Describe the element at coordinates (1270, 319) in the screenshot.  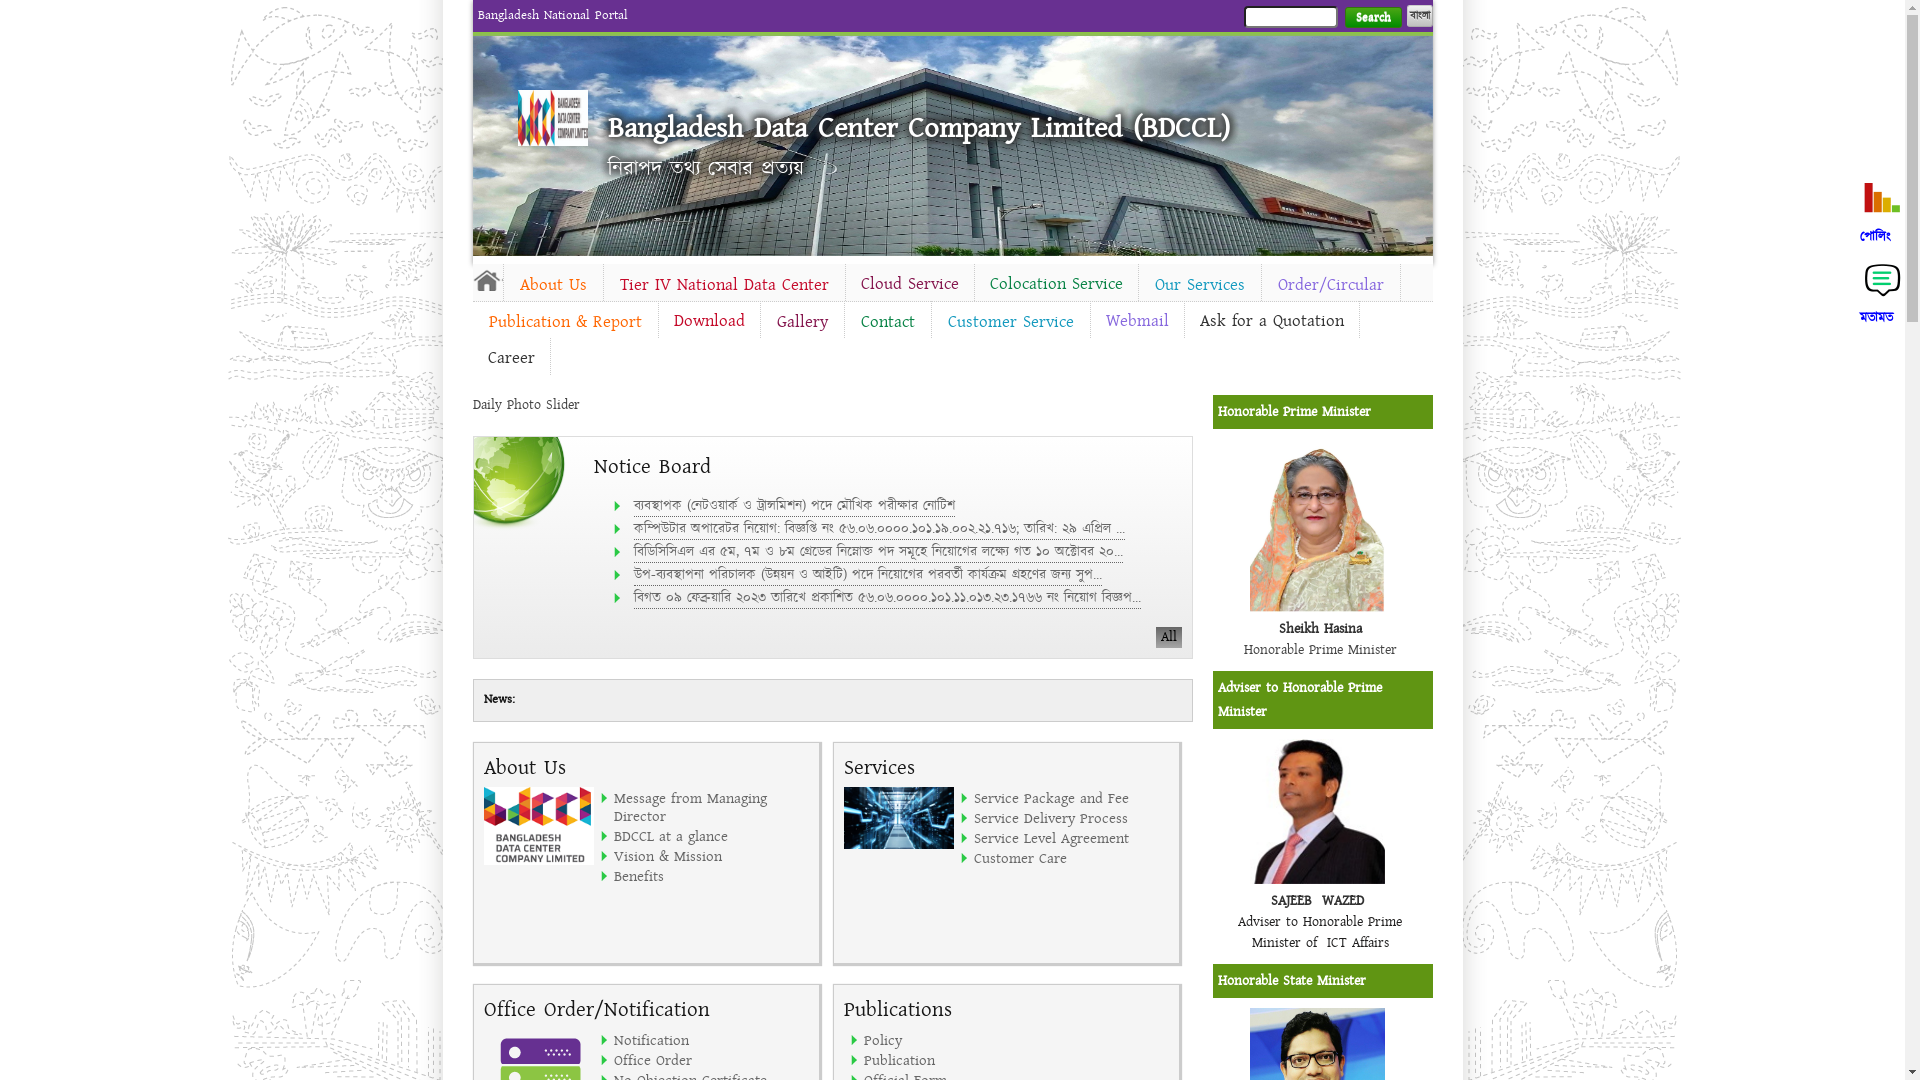
I see `'Ask for a Quotation'` at that location.